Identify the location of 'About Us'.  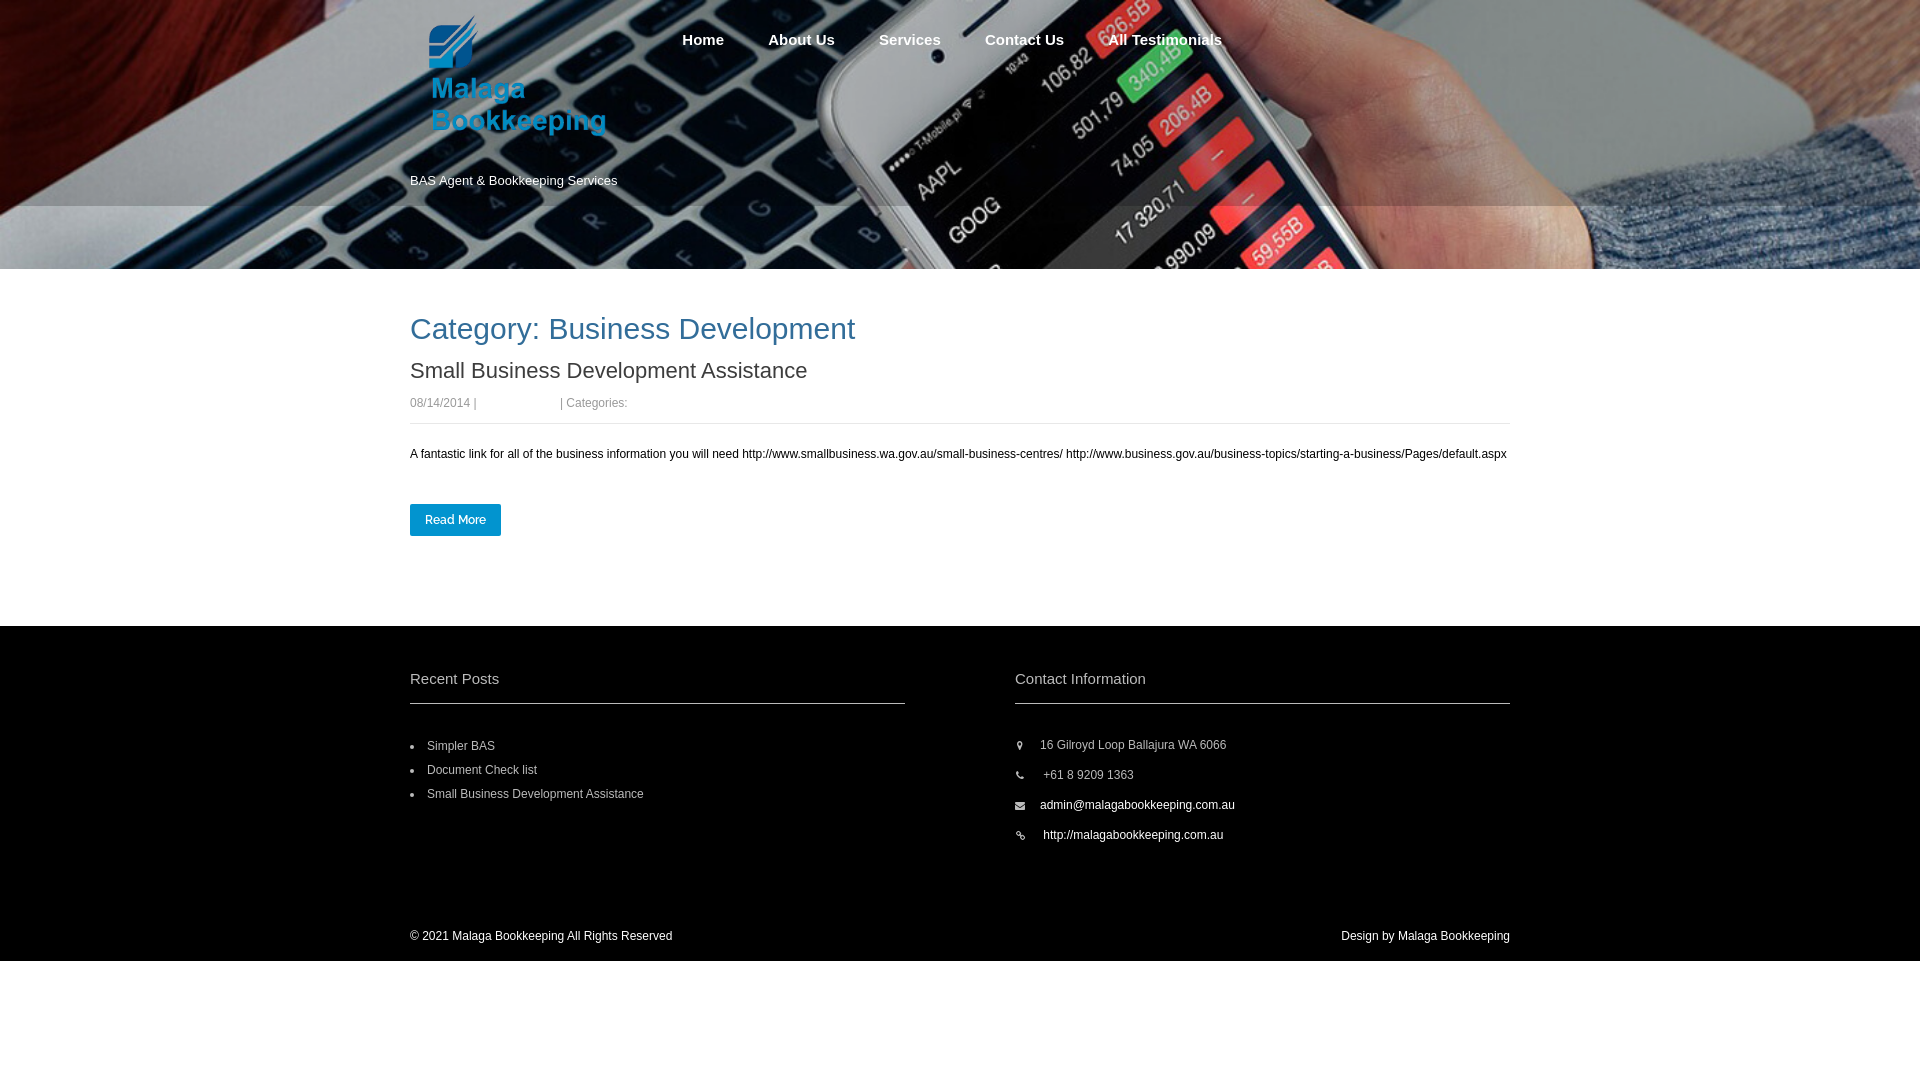
(801, 40).